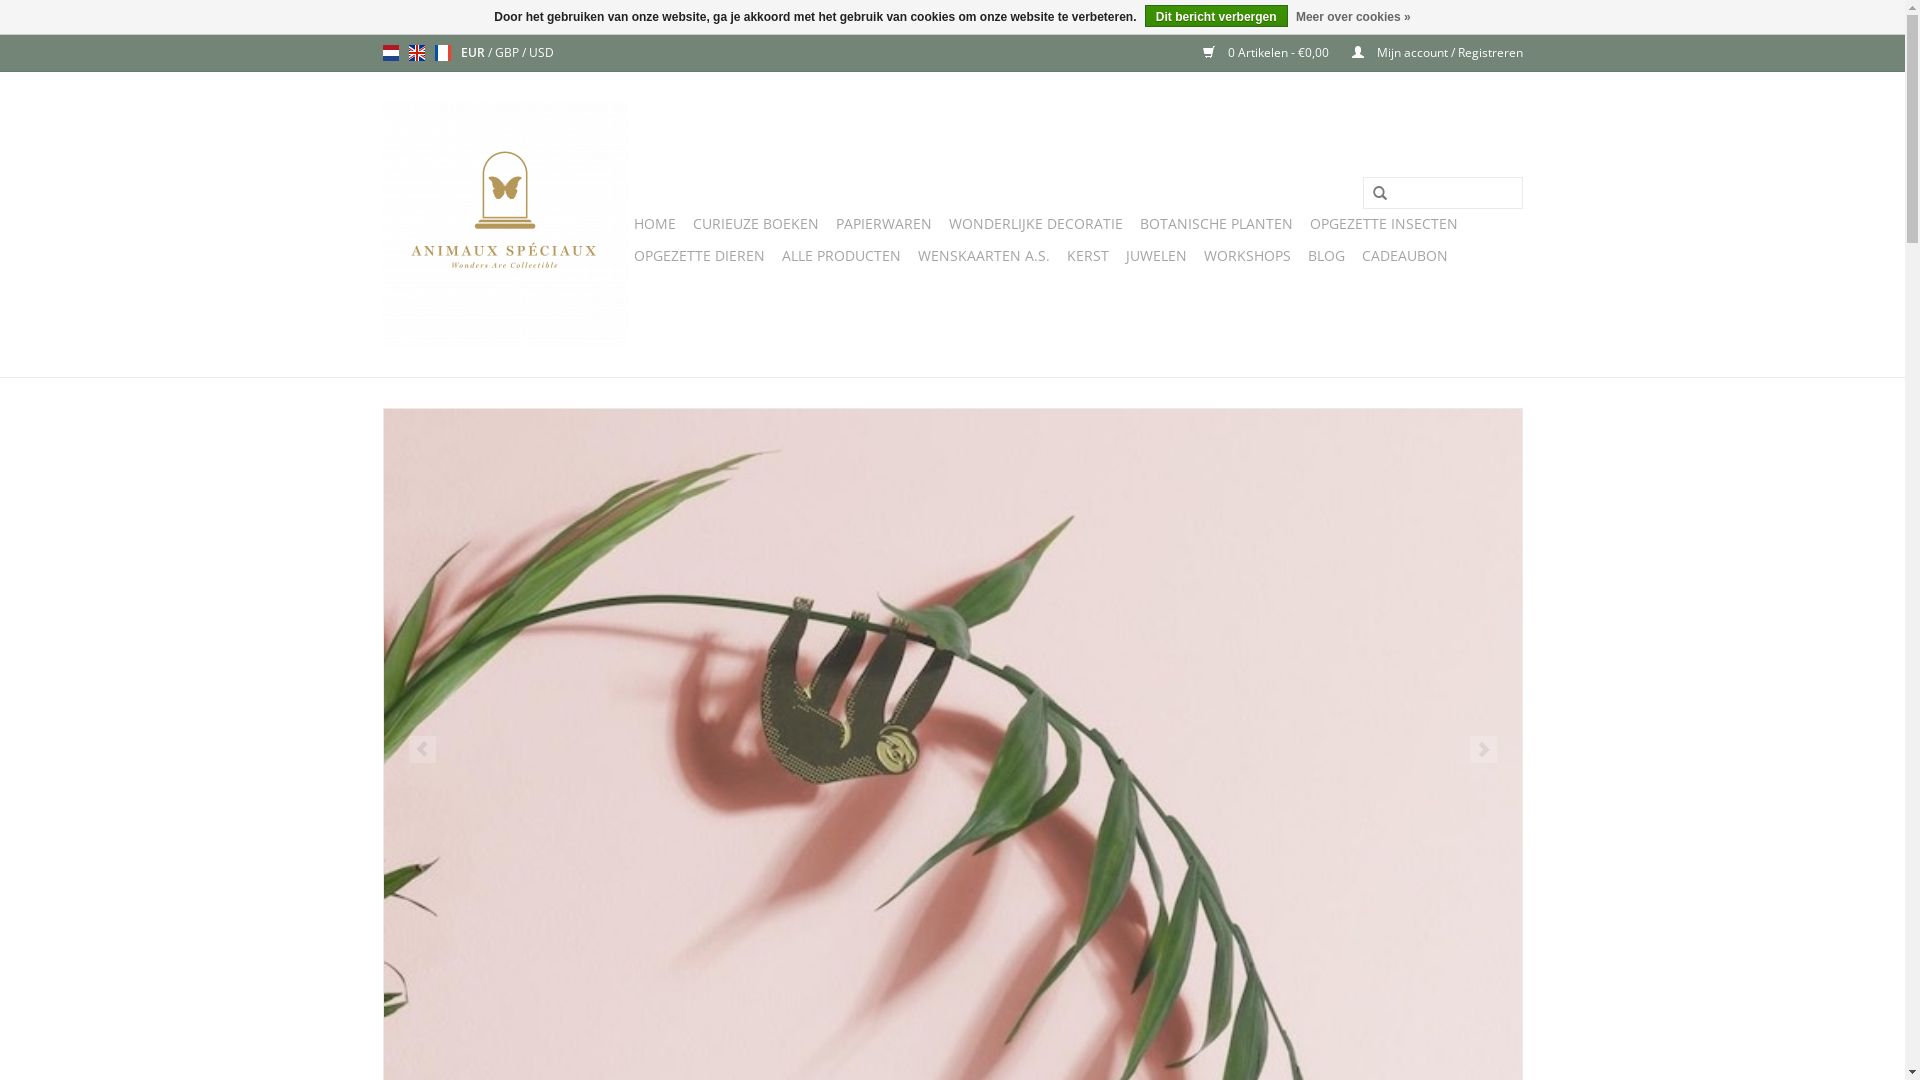 This screenshot has height=1080, width=1920. Describe the element at coordinates (1059, 254) in the screenshot. I see `'KERST'` at that location.